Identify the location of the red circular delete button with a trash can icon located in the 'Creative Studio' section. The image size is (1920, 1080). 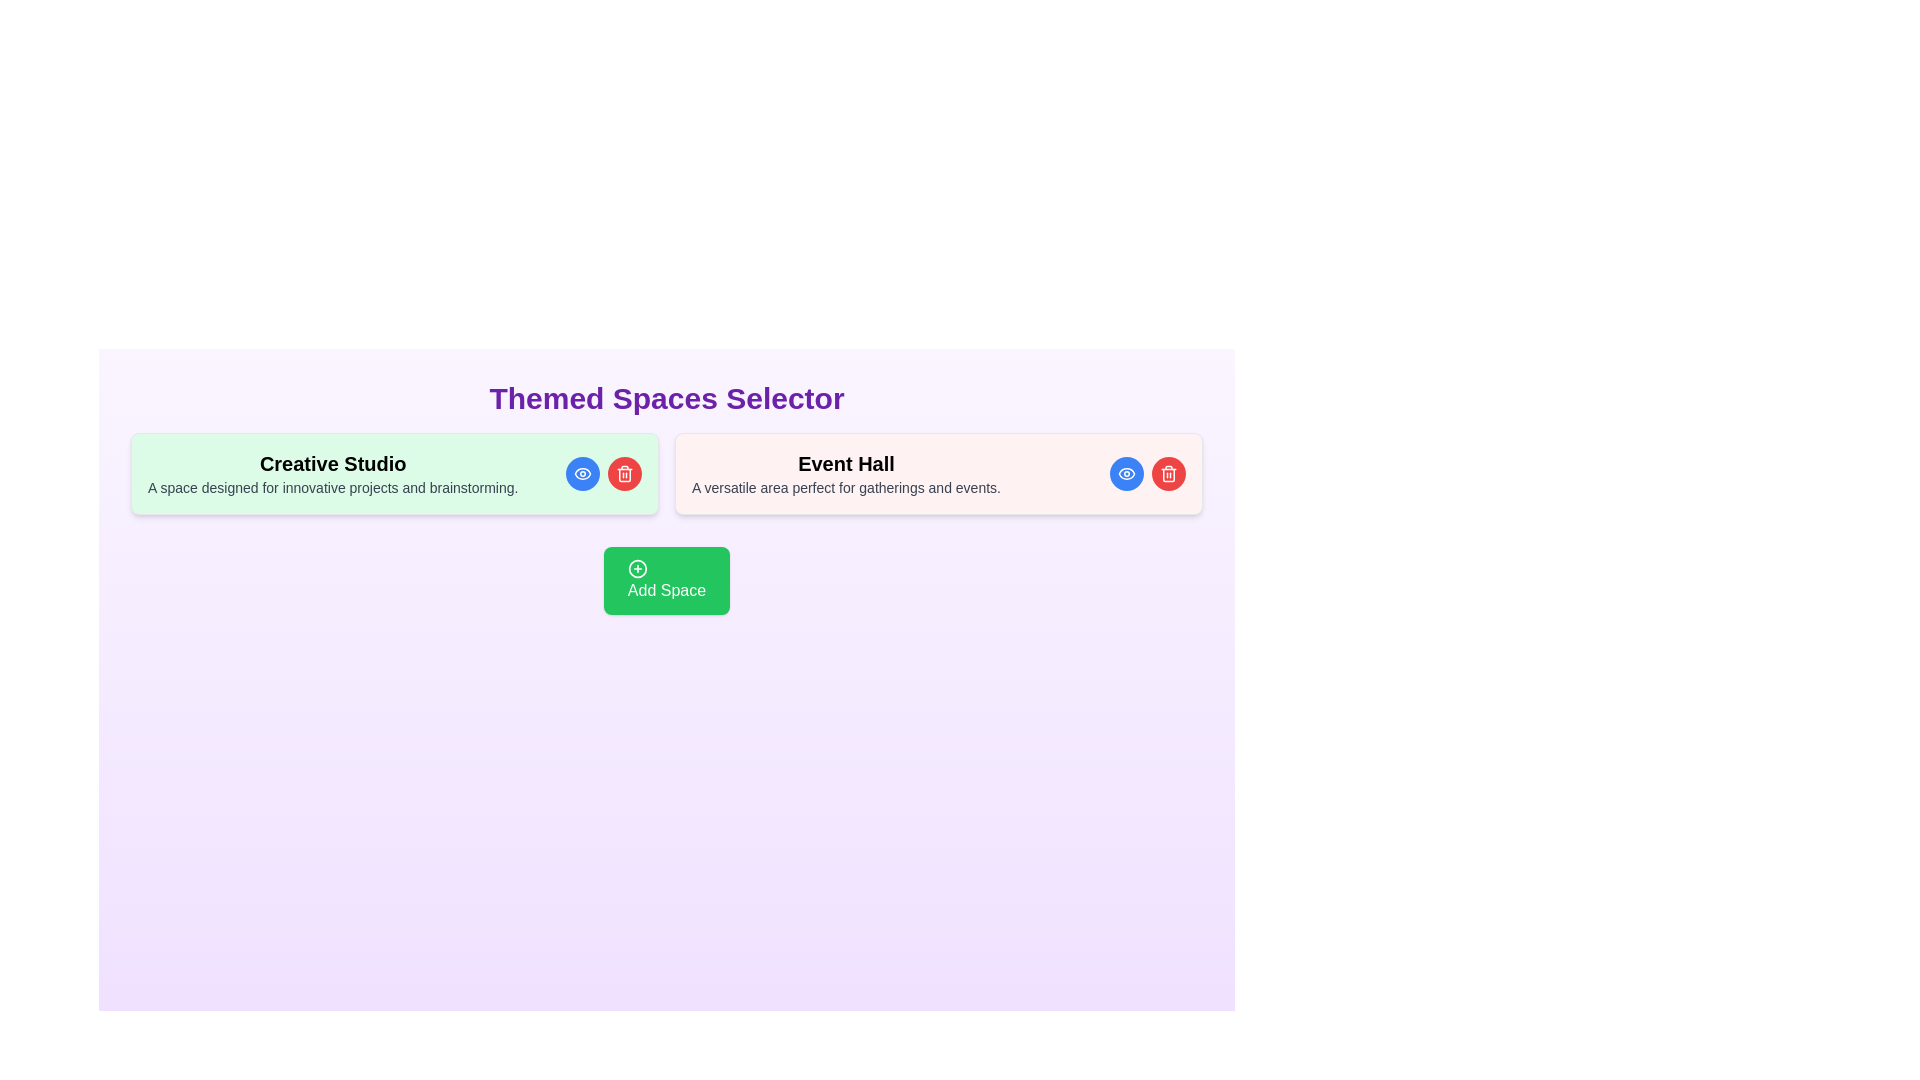
(623, 474).